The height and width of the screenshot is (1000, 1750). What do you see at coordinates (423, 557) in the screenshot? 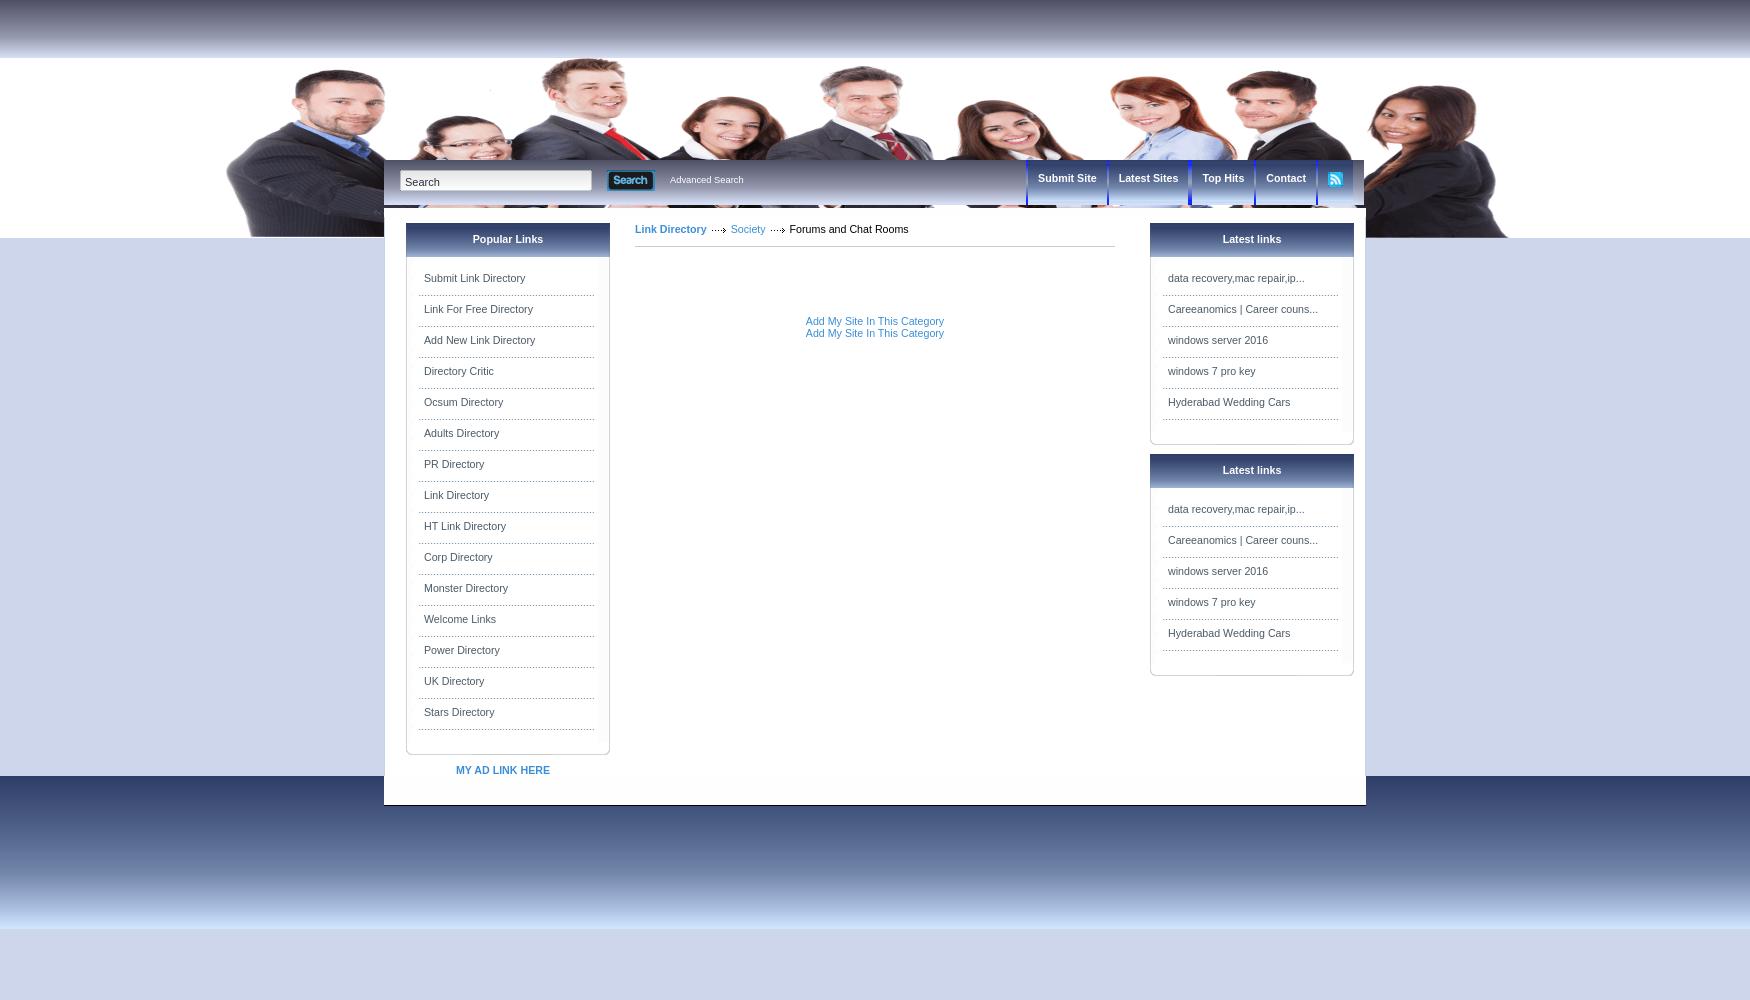
I see `'Corp Directory'` at bounding box center [423, 557].